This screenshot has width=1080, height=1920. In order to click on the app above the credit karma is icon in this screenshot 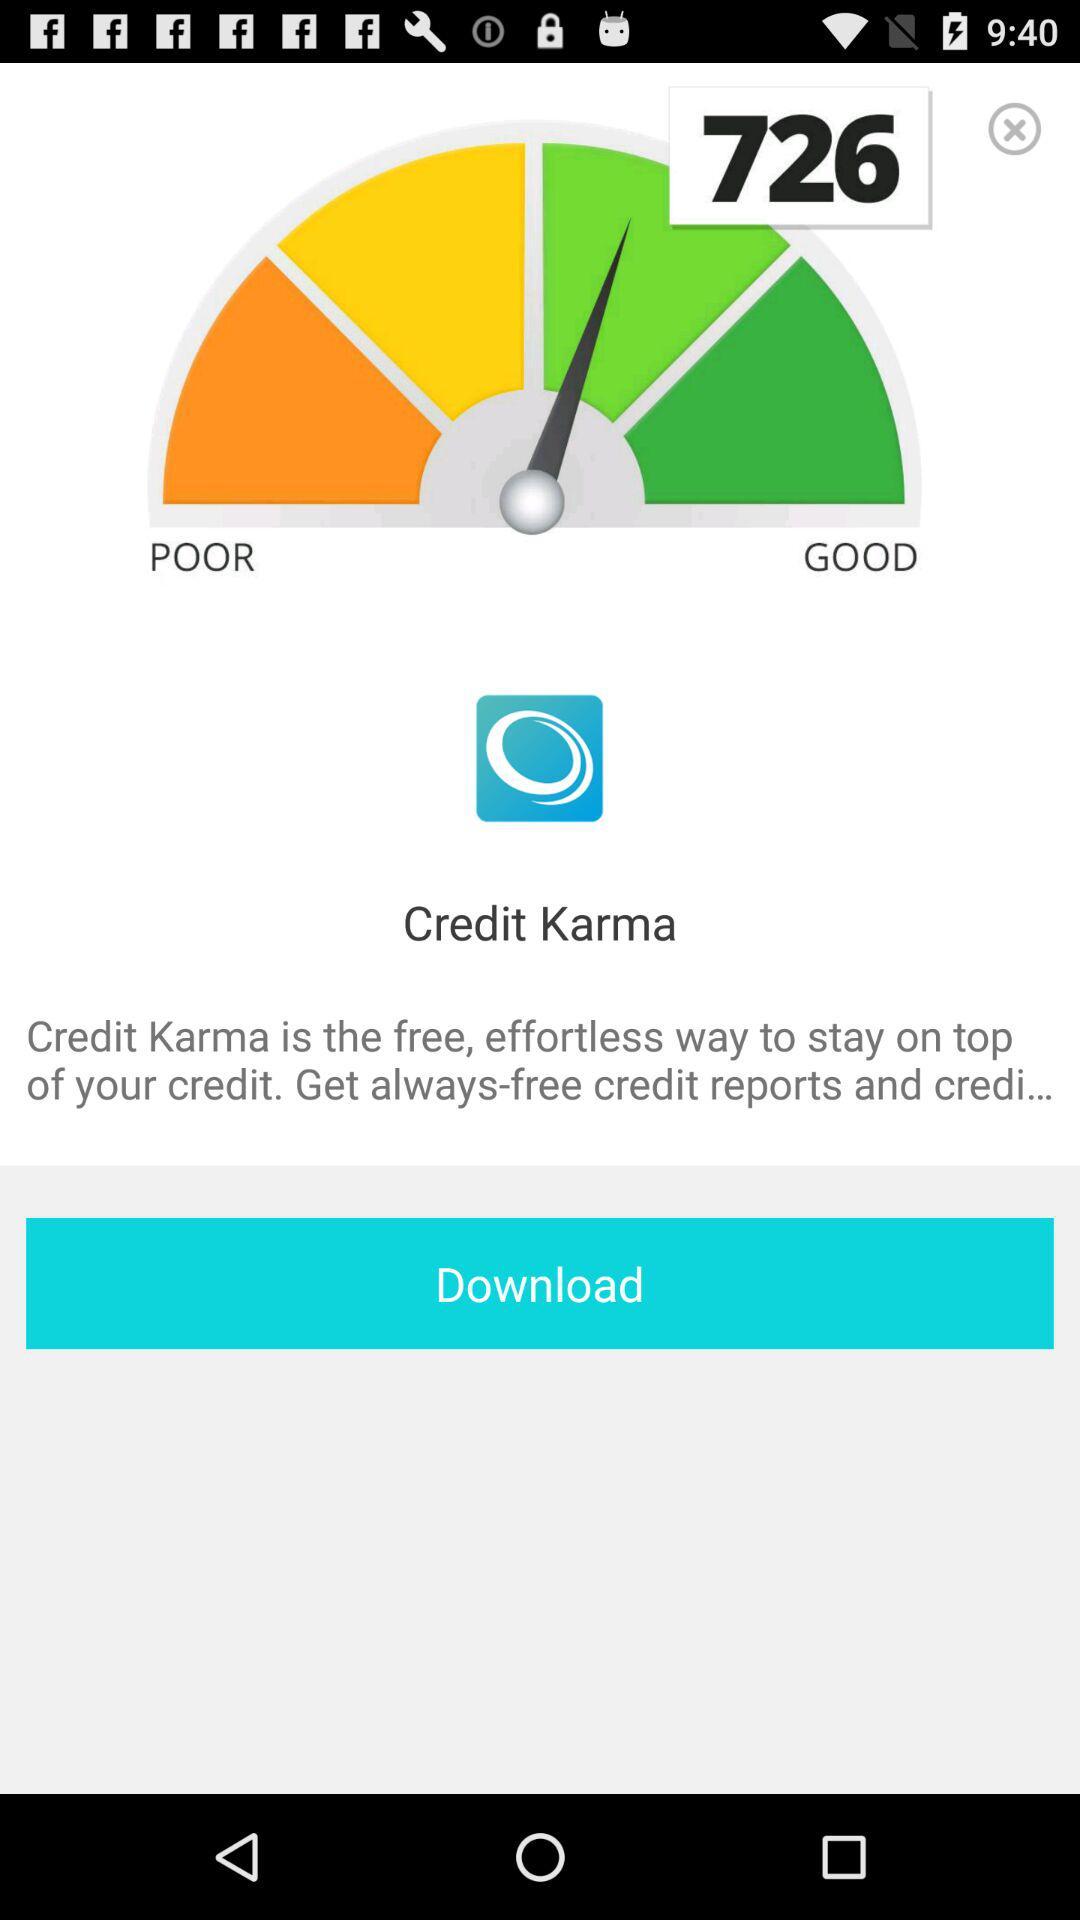, I will do `click(1014, 127)`.